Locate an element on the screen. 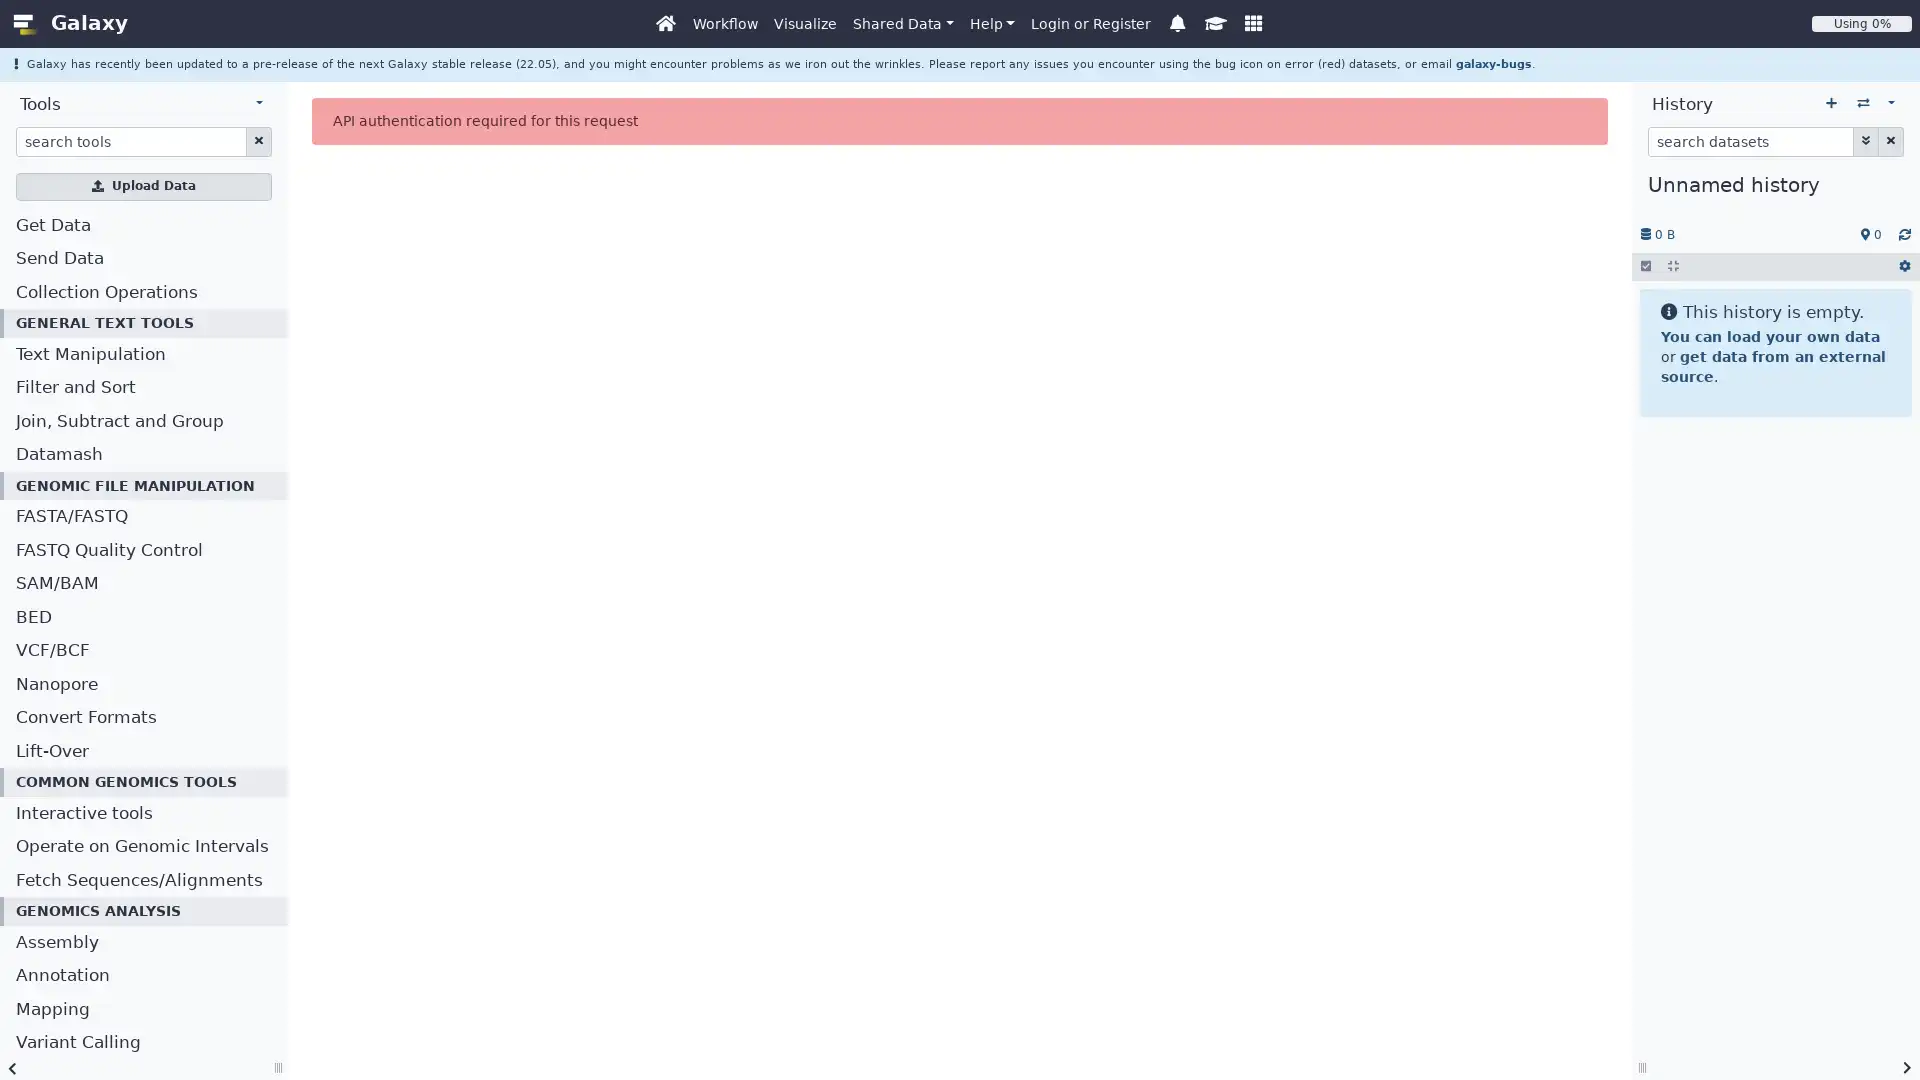 Image resolution: width=1920 pixels, height=1080 pixels. Download from URL or upload files from disk is located at coordinates (143, 186).